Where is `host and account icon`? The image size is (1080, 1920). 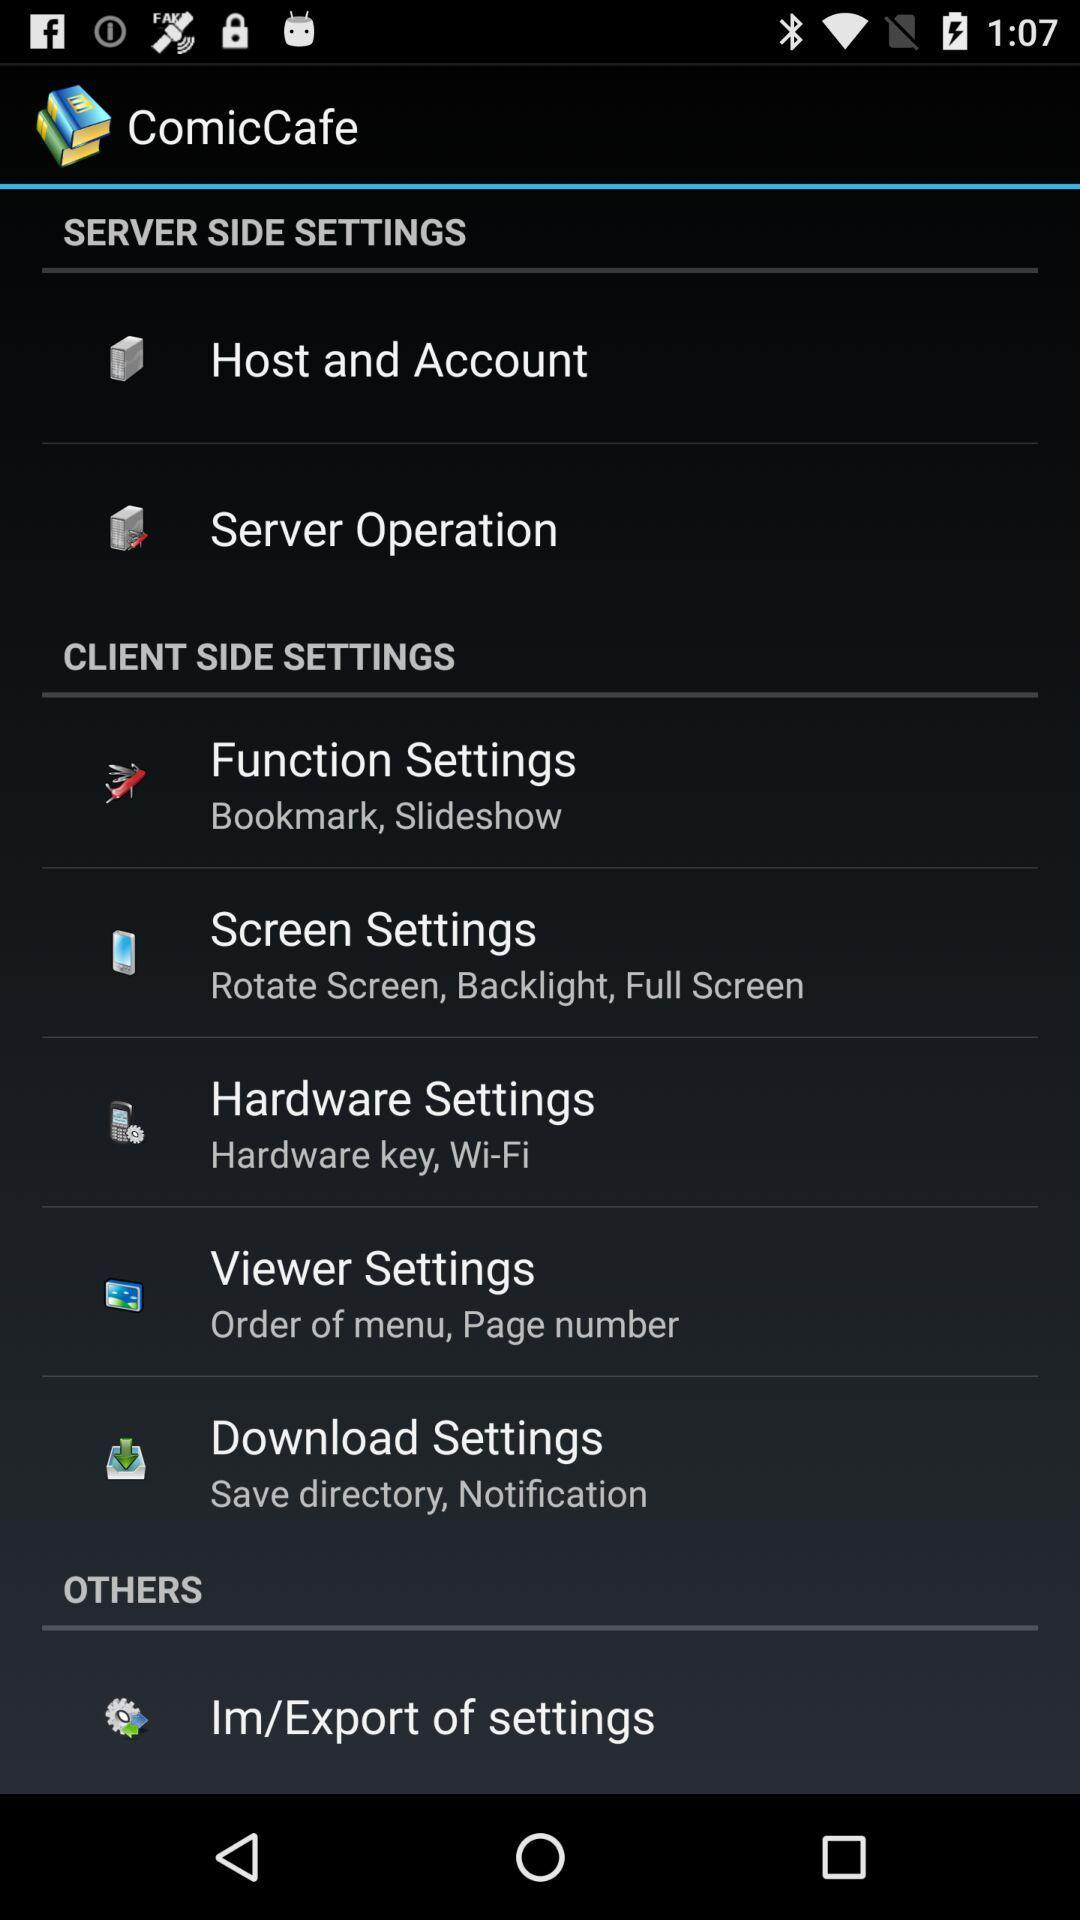 host and account icon is located at coordinates (399, 358).